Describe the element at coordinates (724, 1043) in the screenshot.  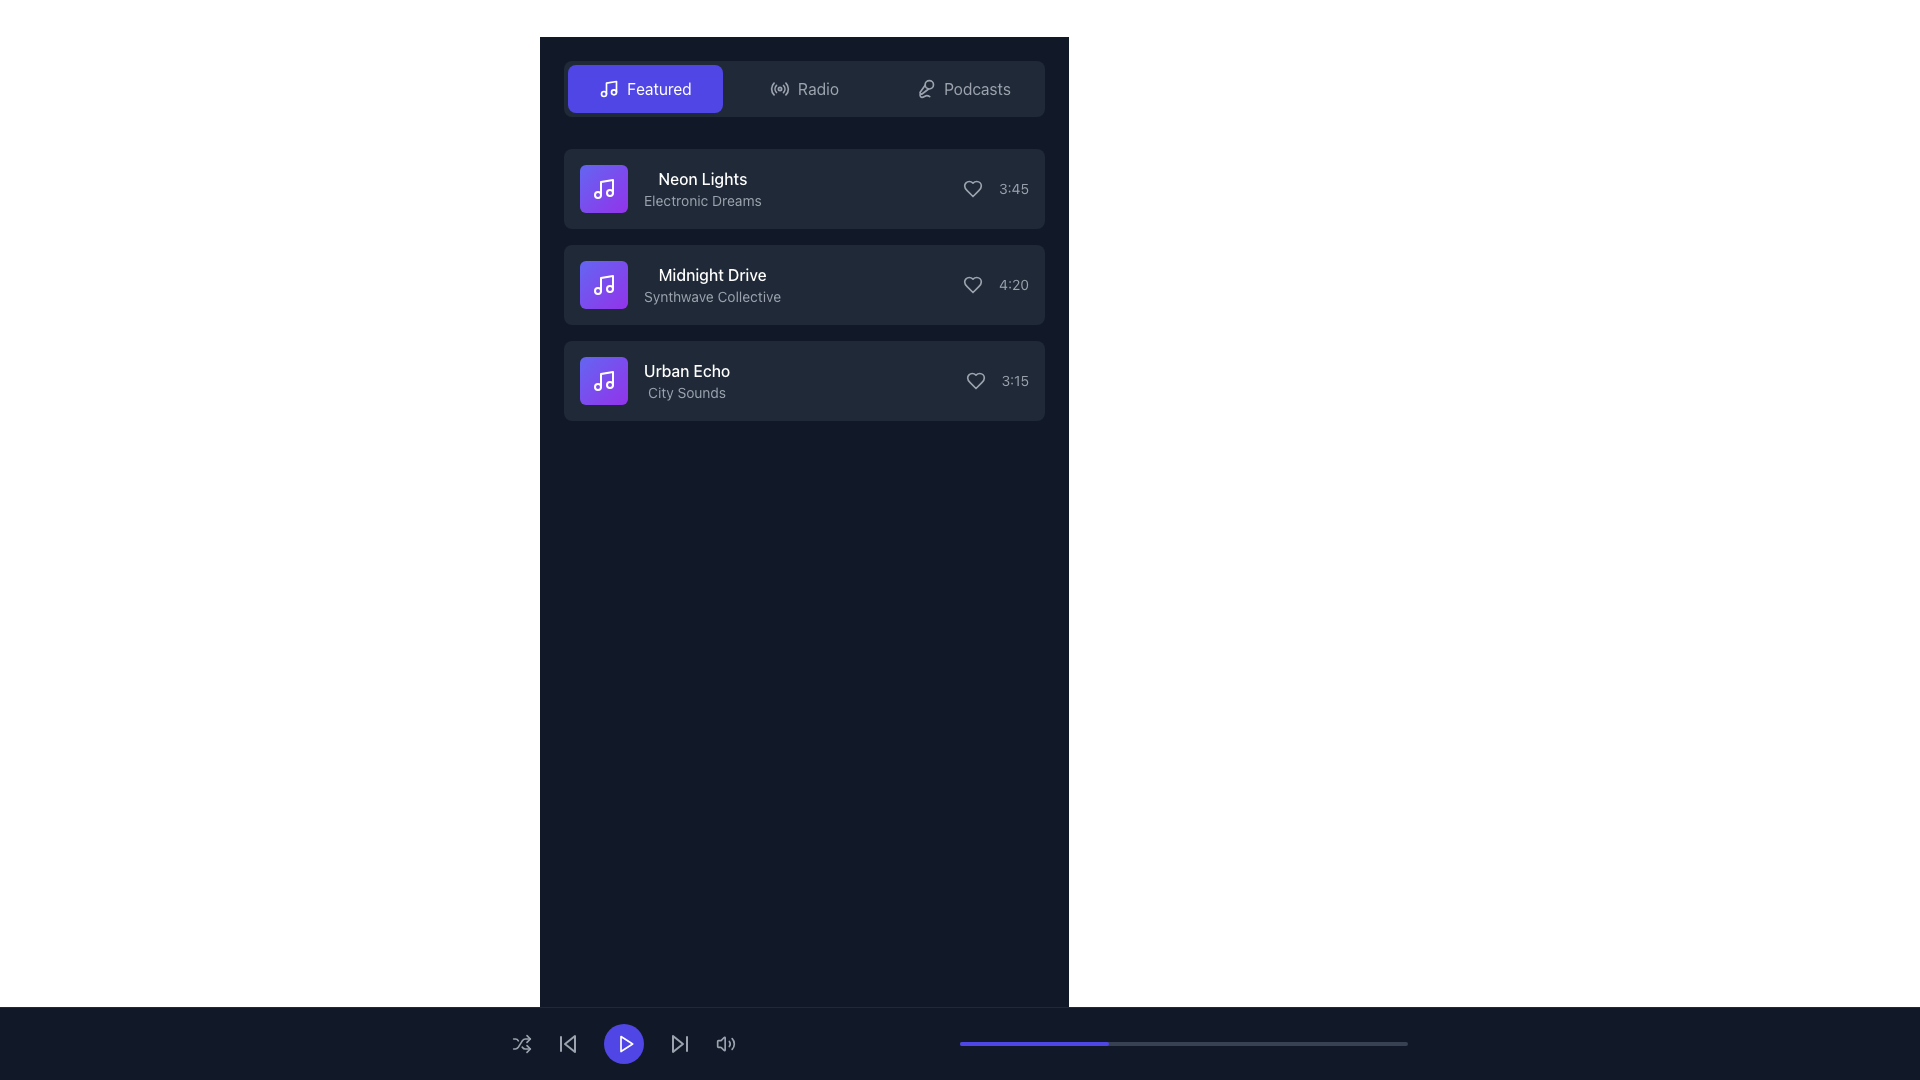
I see `the volume control button located at the bottom-right corner of the interface to change its styling` at that location.